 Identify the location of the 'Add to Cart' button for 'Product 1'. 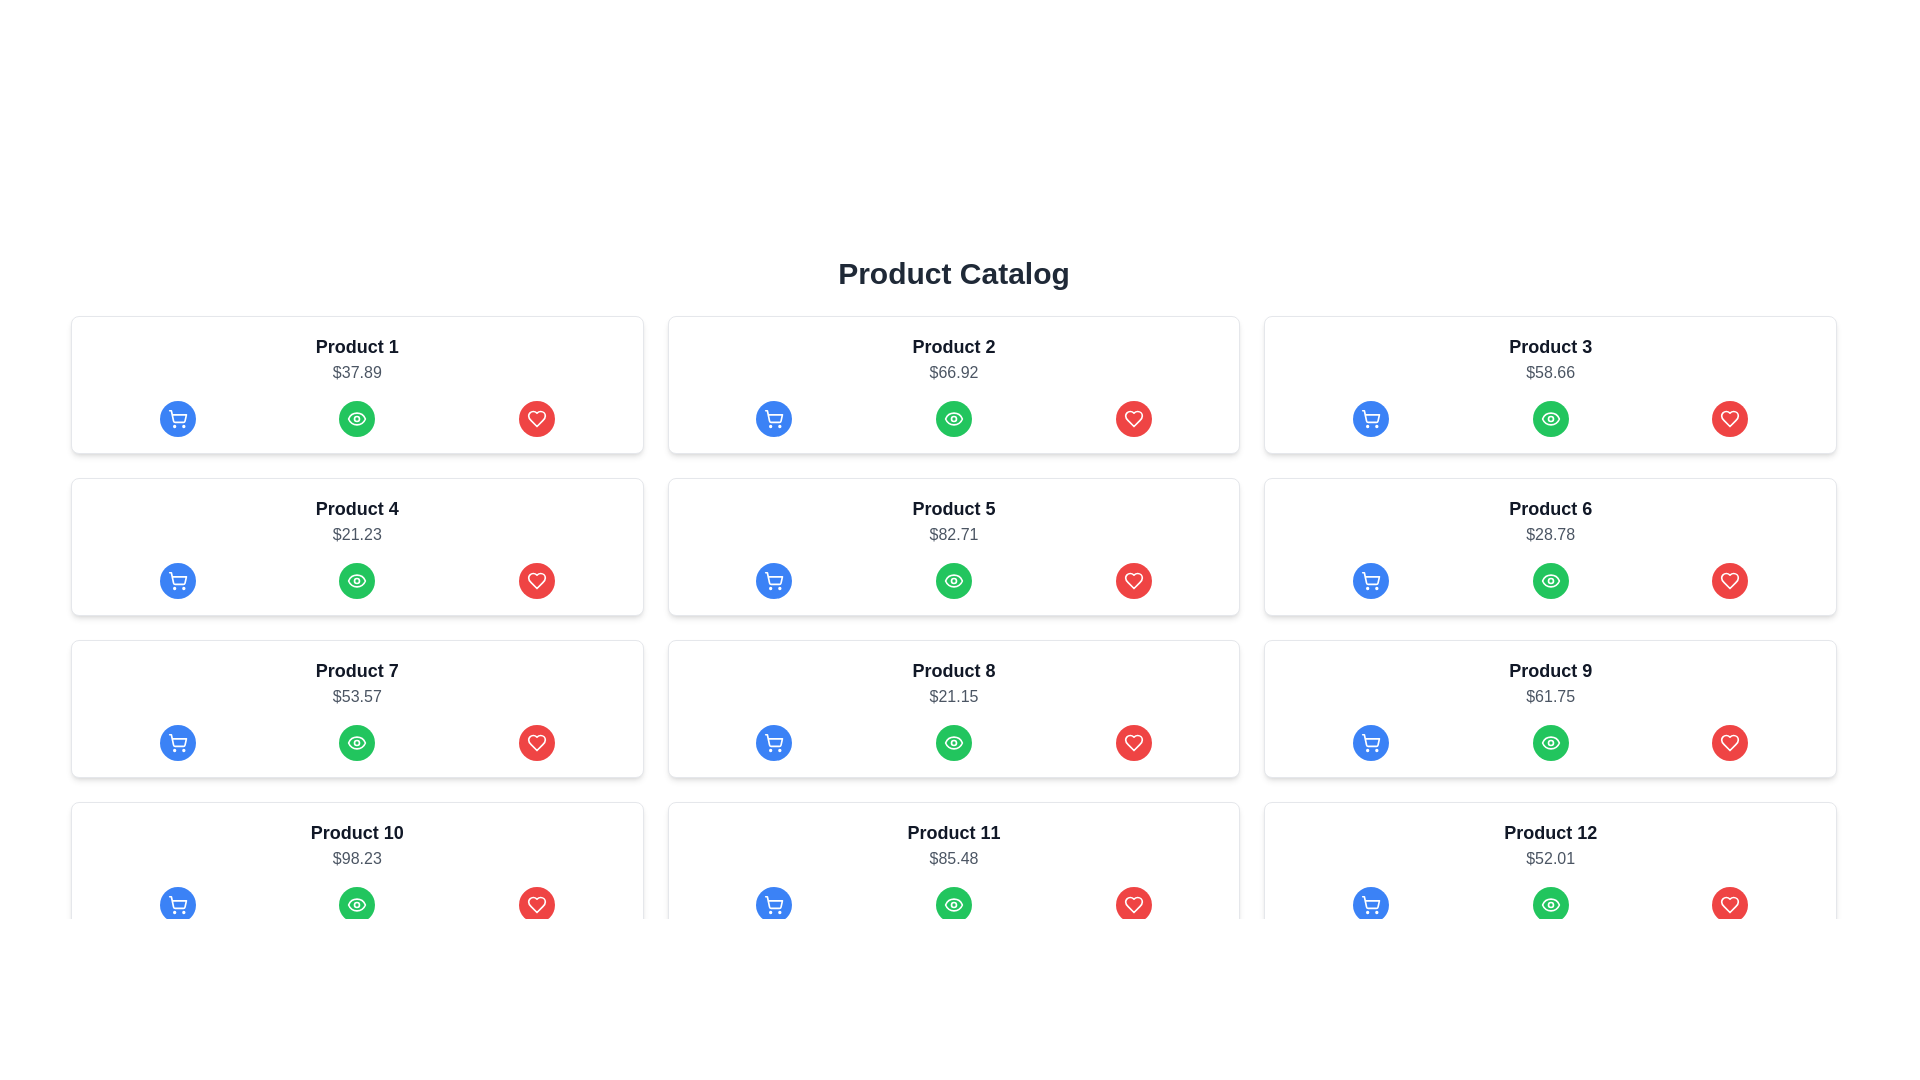
(177, 418).